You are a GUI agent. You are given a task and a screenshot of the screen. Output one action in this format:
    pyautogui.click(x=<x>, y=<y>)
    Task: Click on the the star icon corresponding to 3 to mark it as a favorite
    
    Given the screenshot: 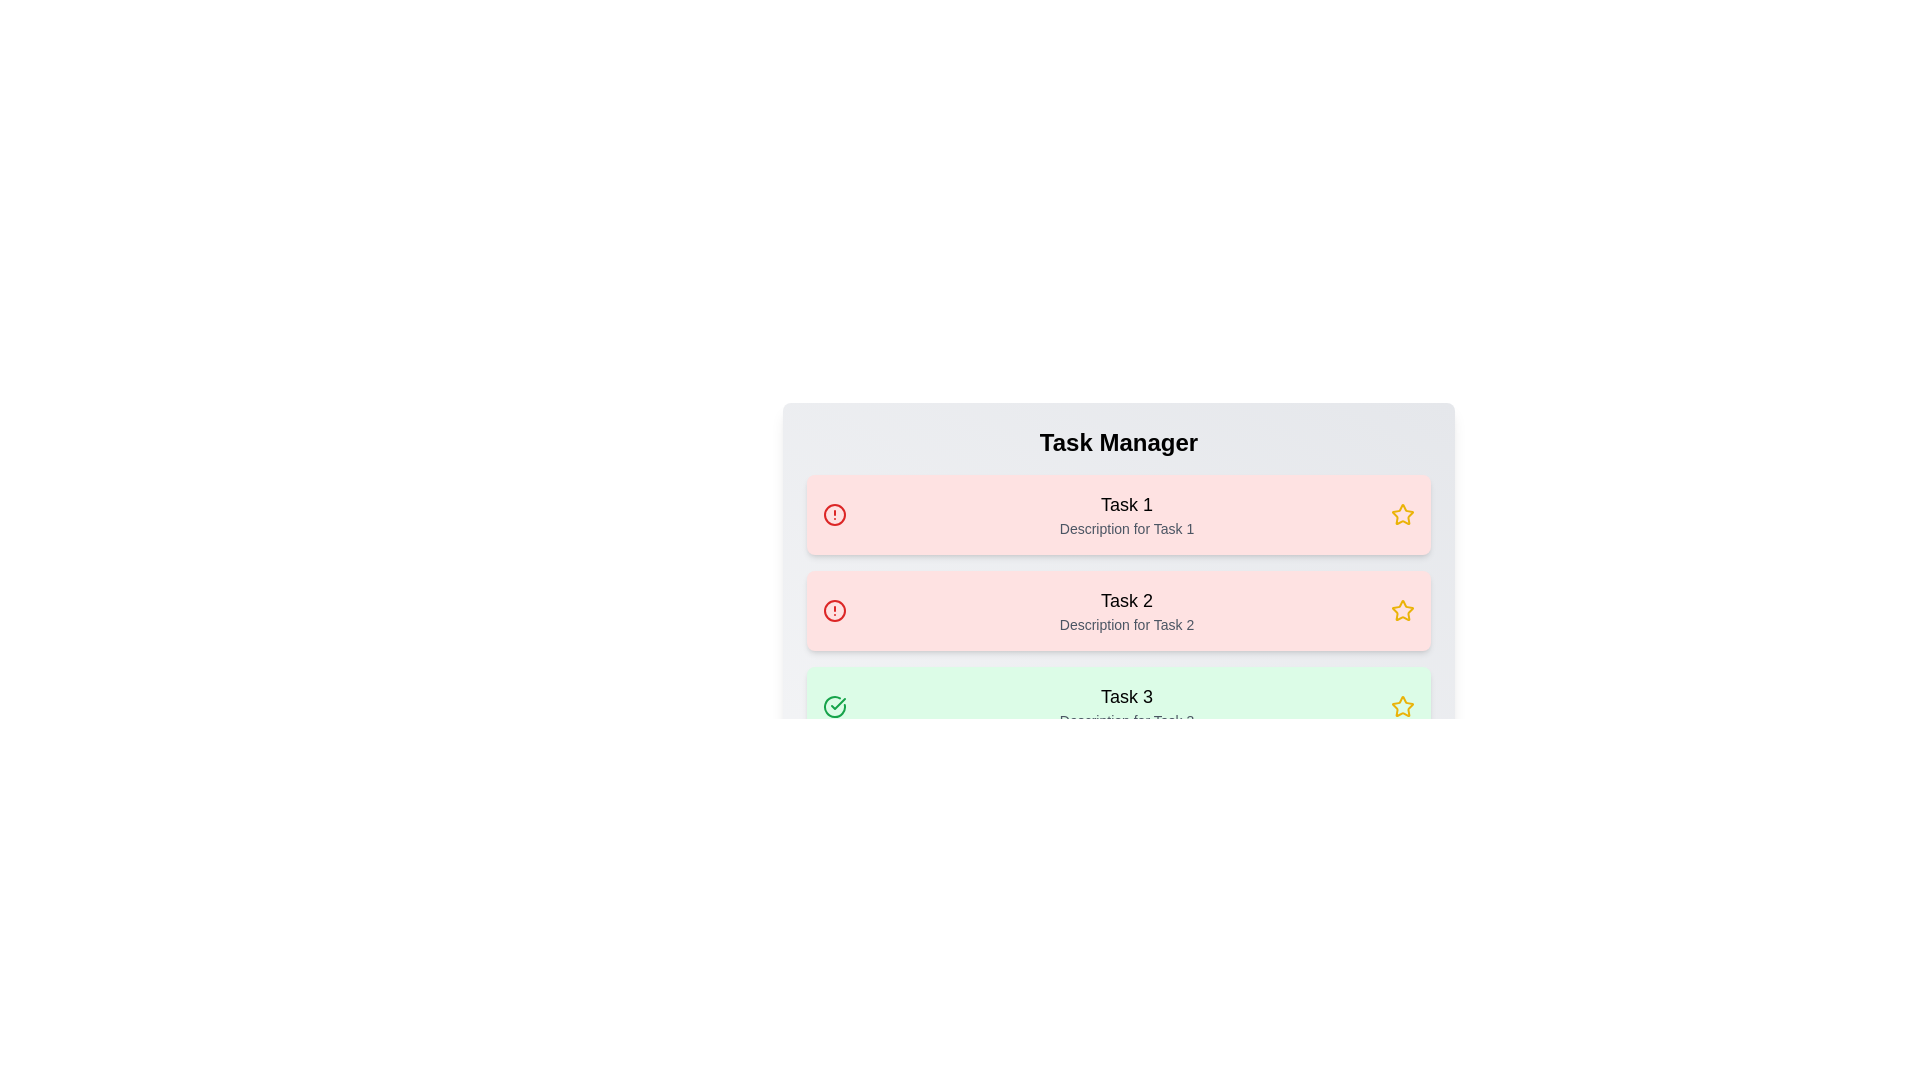 What is the action you would take?
    pyautogui.click(x=1401, y=705)
    